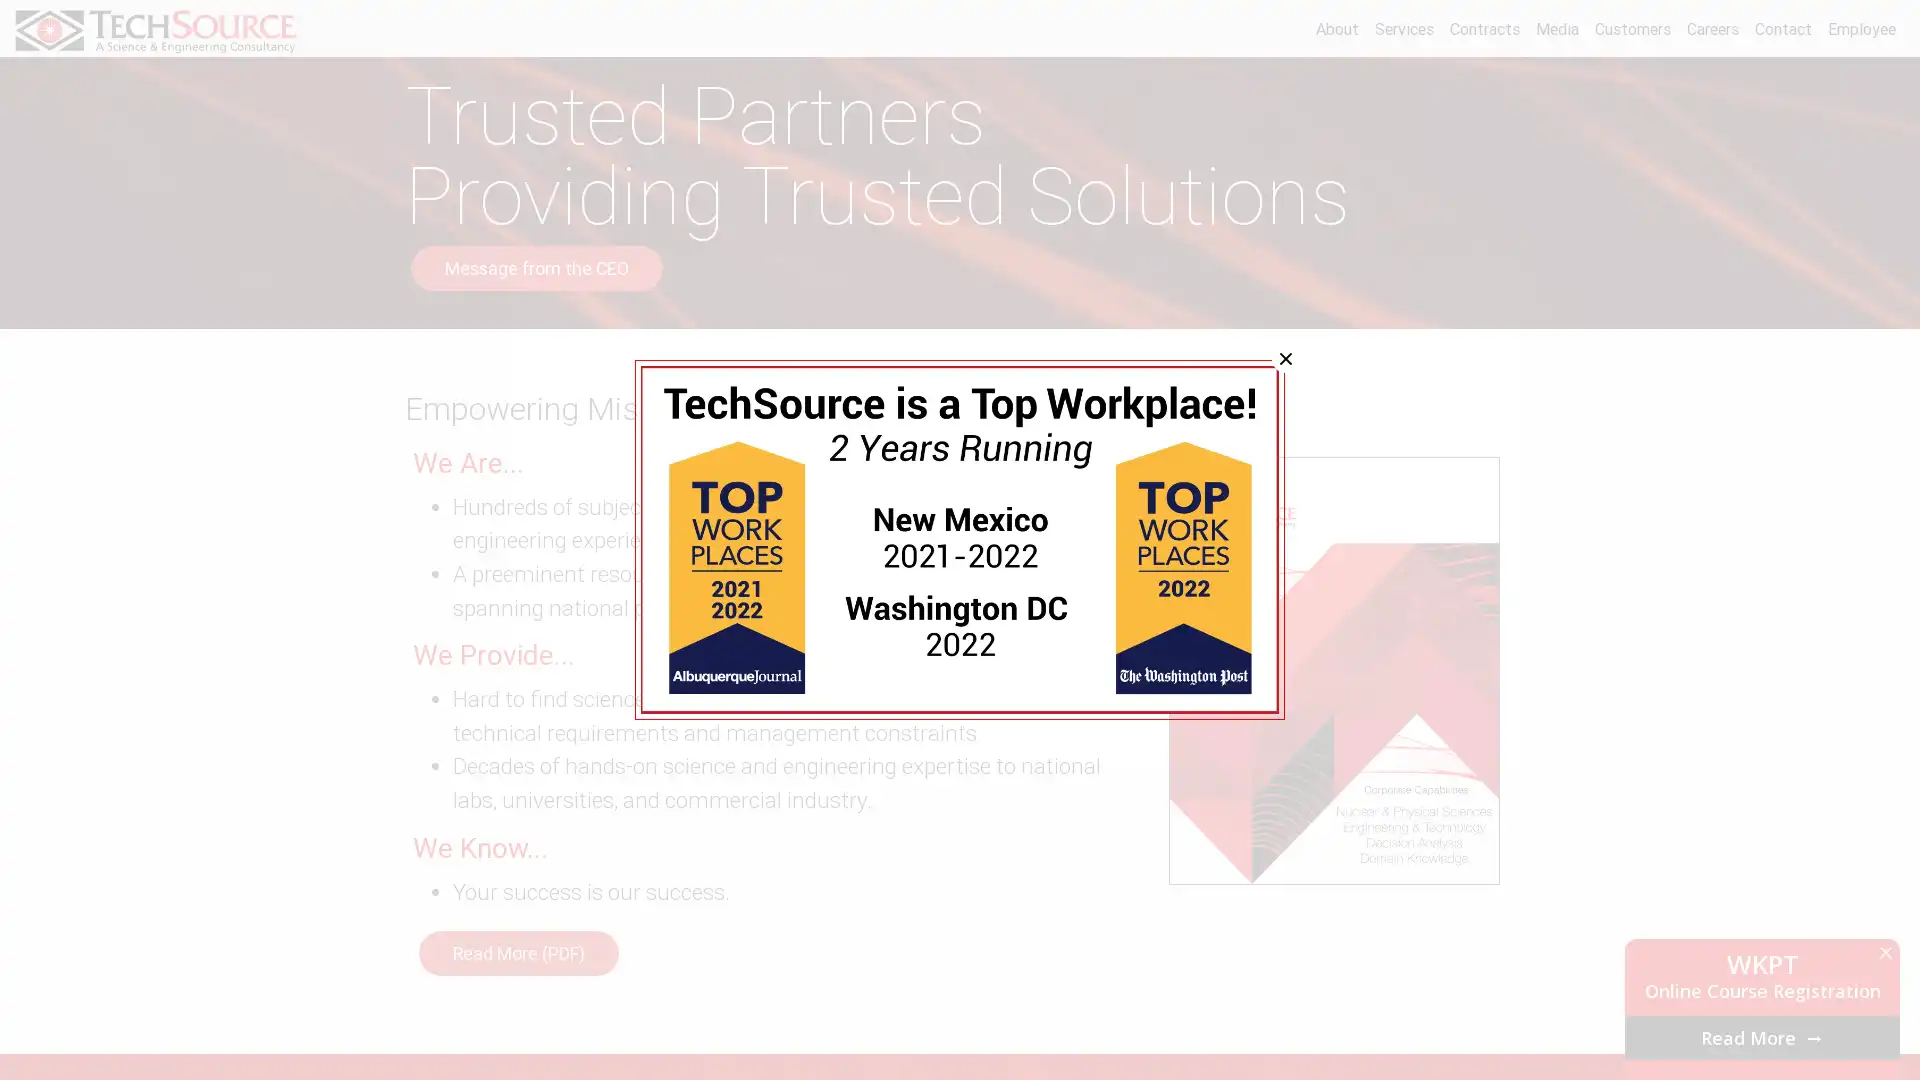 Image resolution: width=1920 pixels, height=1080 pixels. I want to click on Message from the CEO, so click(537, 266).